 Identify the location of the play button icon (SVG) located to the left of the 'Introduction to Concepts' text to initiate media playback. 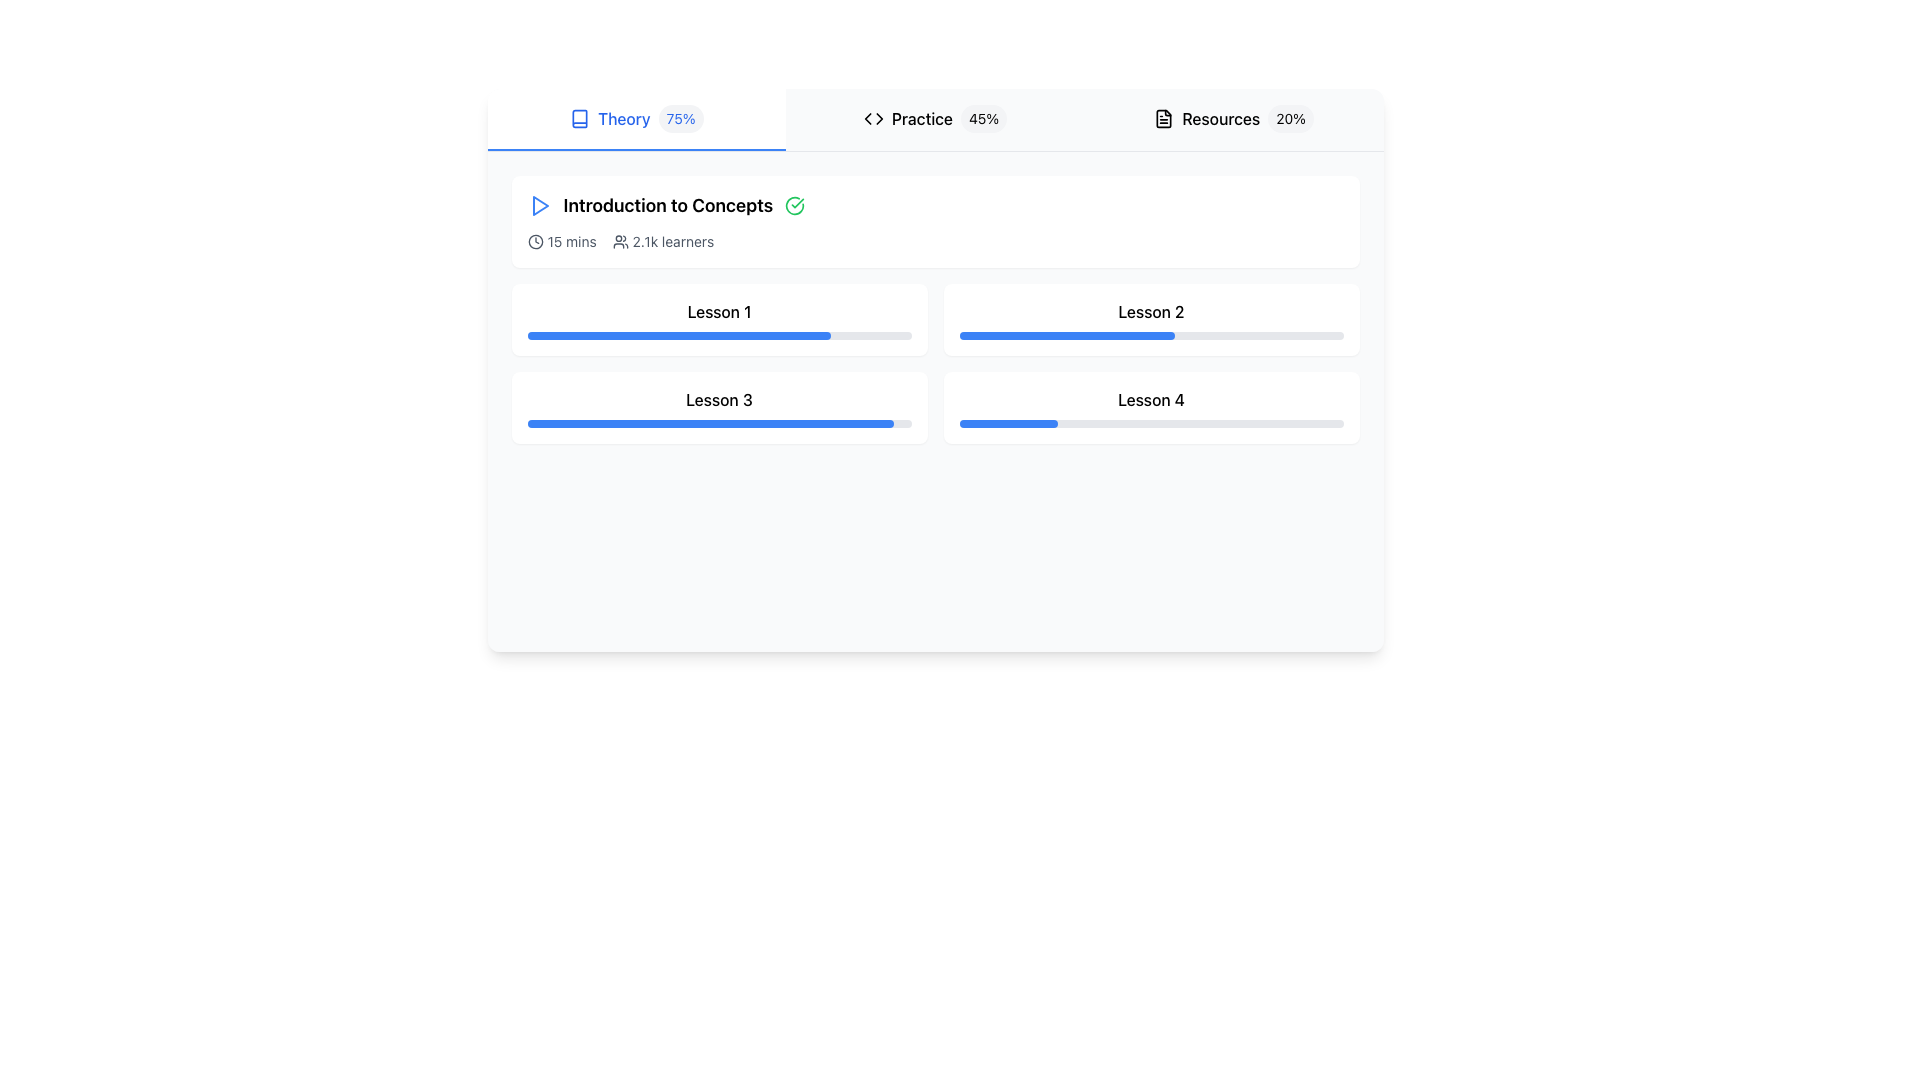
(539, 205).